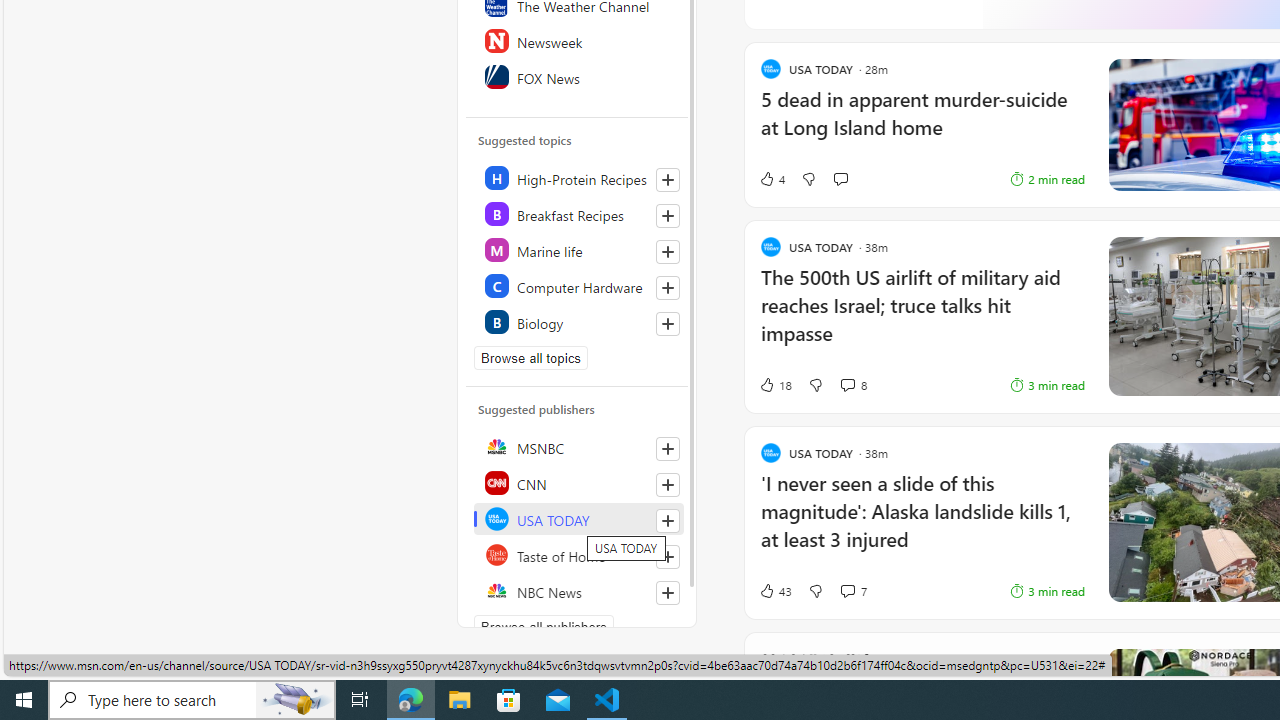  What do you see at coordinates (853, 590) in the screenshot?
I see `'View comments 7 Comment'` at bounding box center [853, 590].